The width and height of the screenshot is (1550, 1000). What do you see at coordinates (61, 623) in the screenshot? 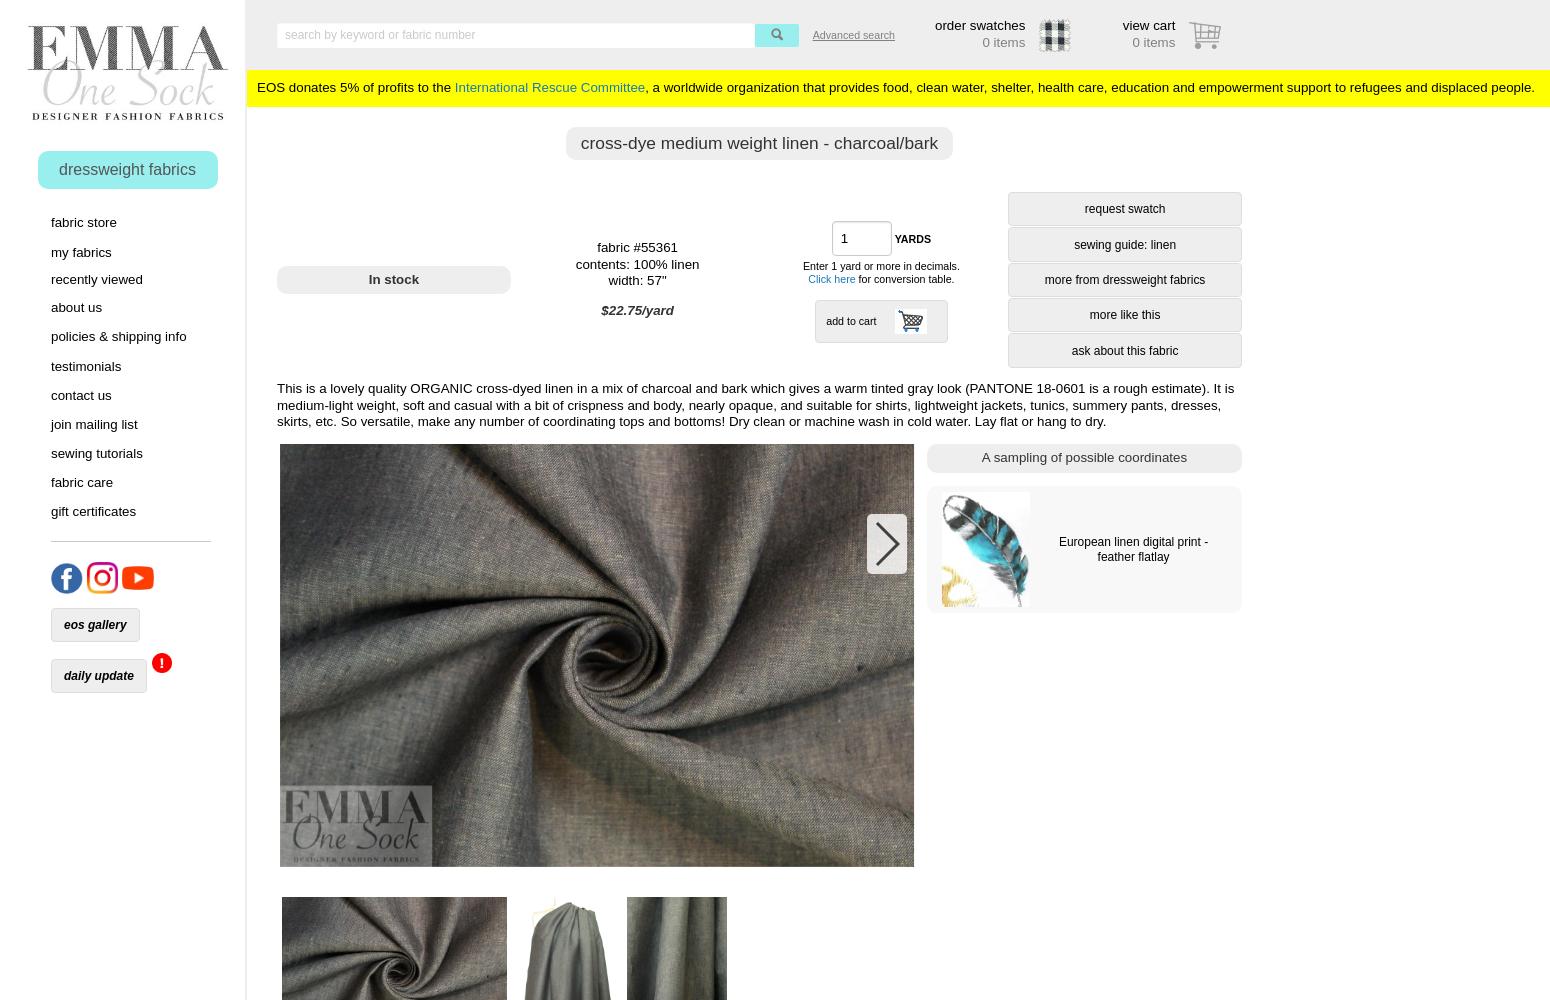
I see `'eos gallery'` at bounding box center [61, 623].